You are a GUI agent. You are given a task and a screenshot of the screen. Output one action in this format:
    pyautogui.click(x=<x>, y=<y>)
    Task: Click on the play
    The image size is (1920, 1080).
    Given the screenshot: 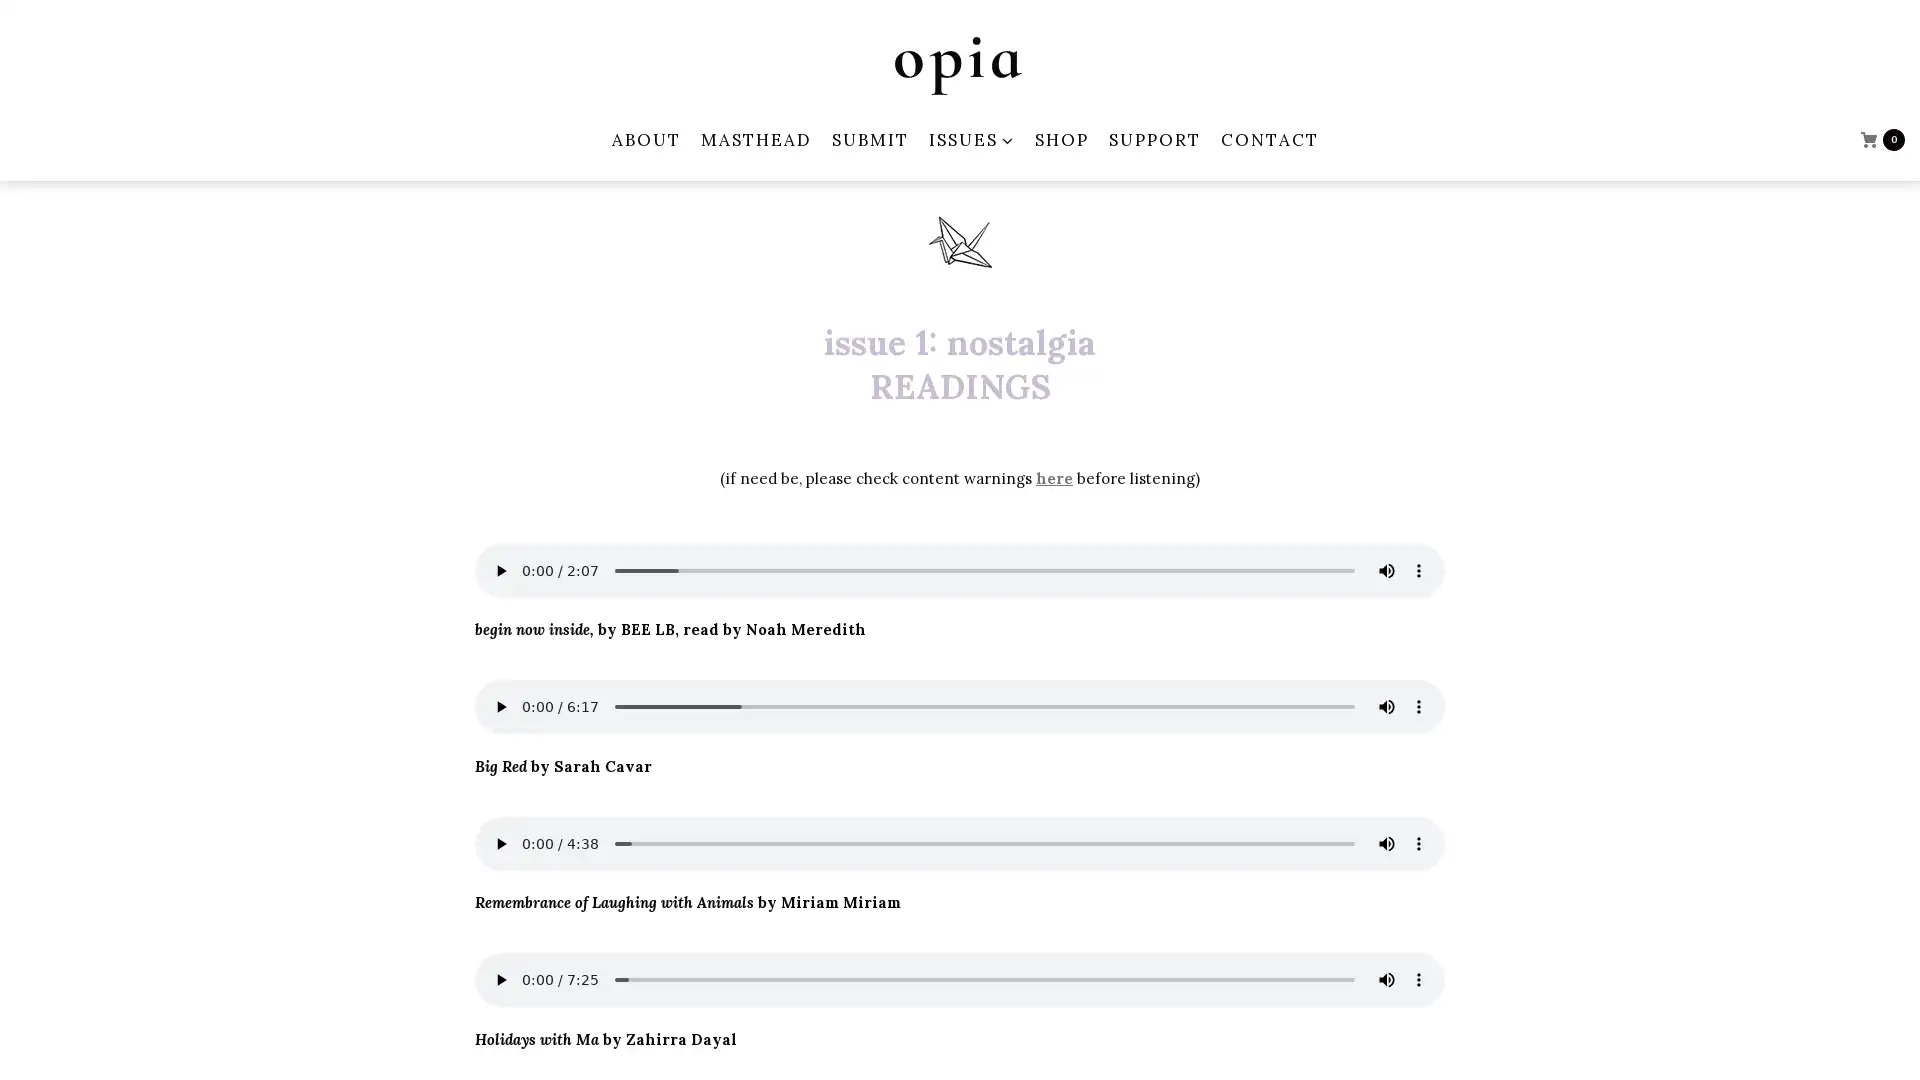 What is the action you would take?
    pyautogui.click(x=500, y=705)
    